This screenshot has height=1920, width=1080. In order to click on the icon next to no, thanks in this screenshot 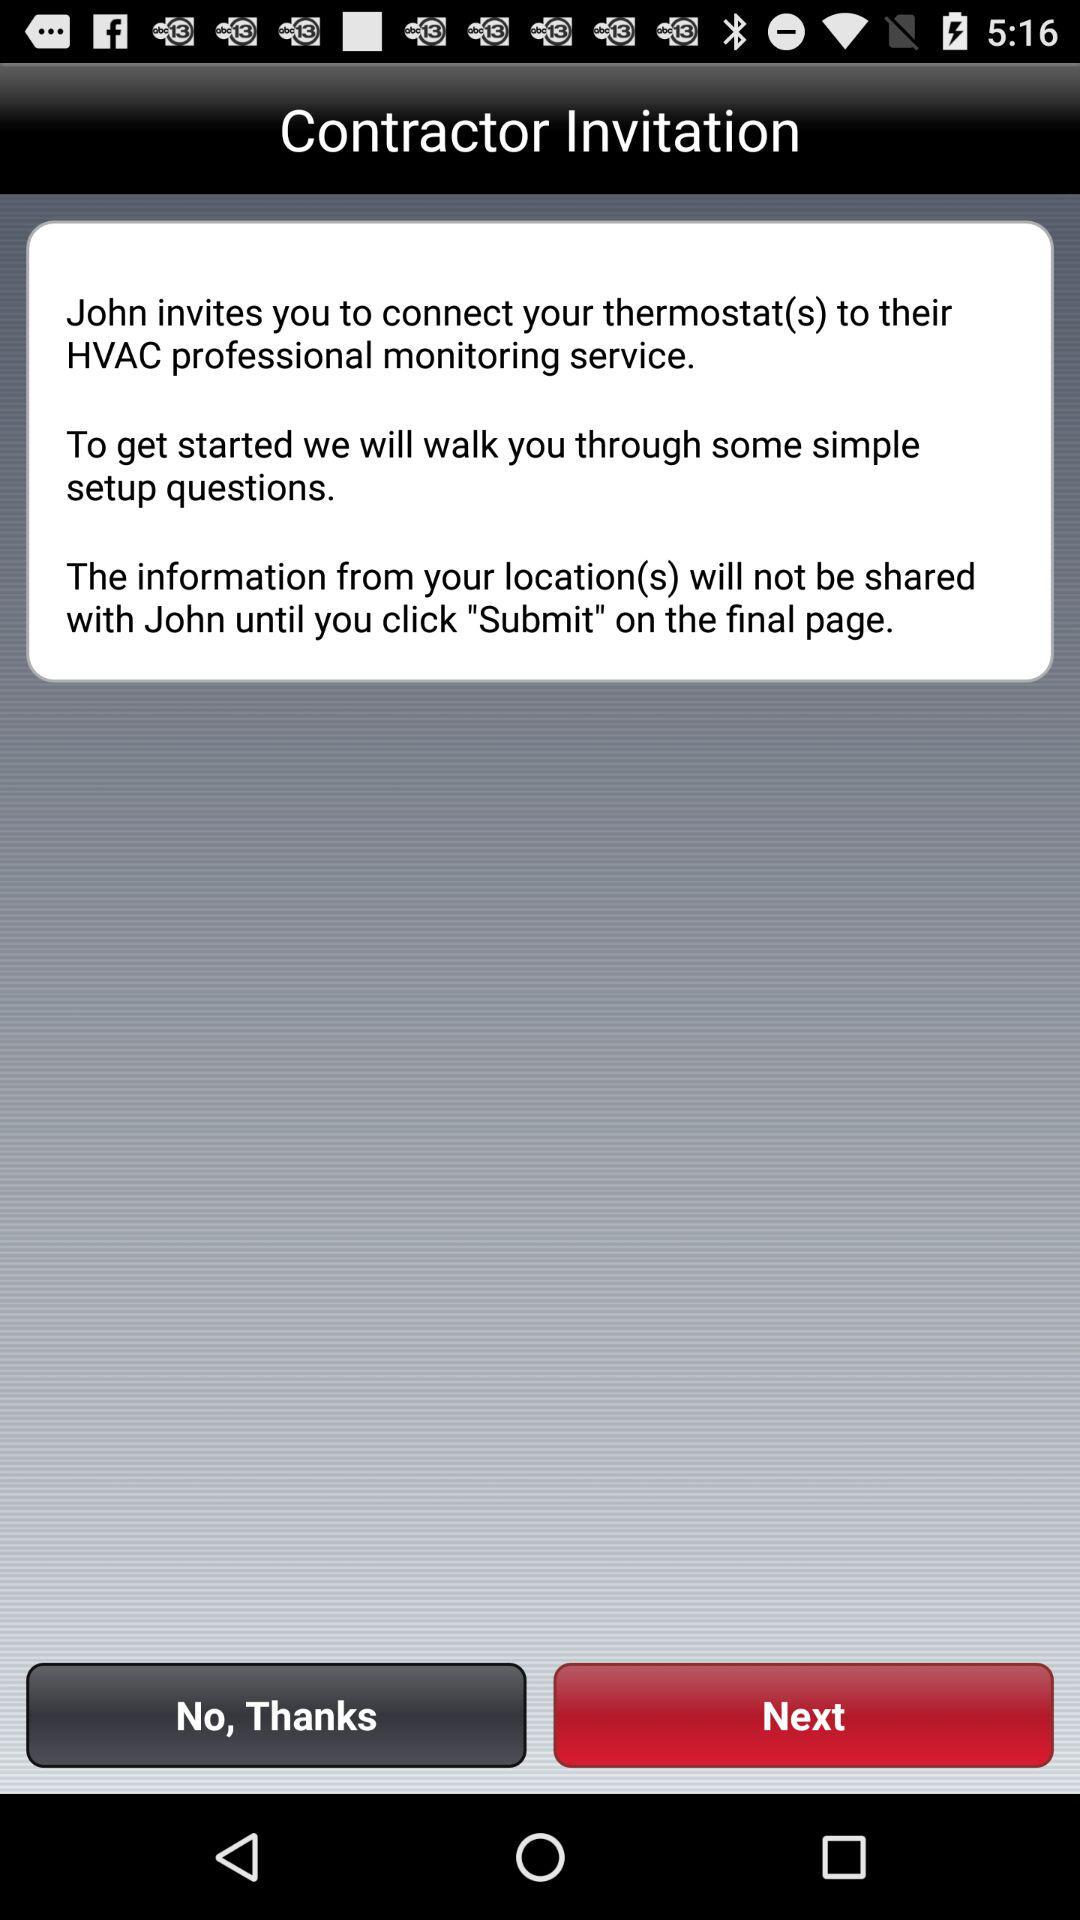, I will do `click(802, 1714)`.